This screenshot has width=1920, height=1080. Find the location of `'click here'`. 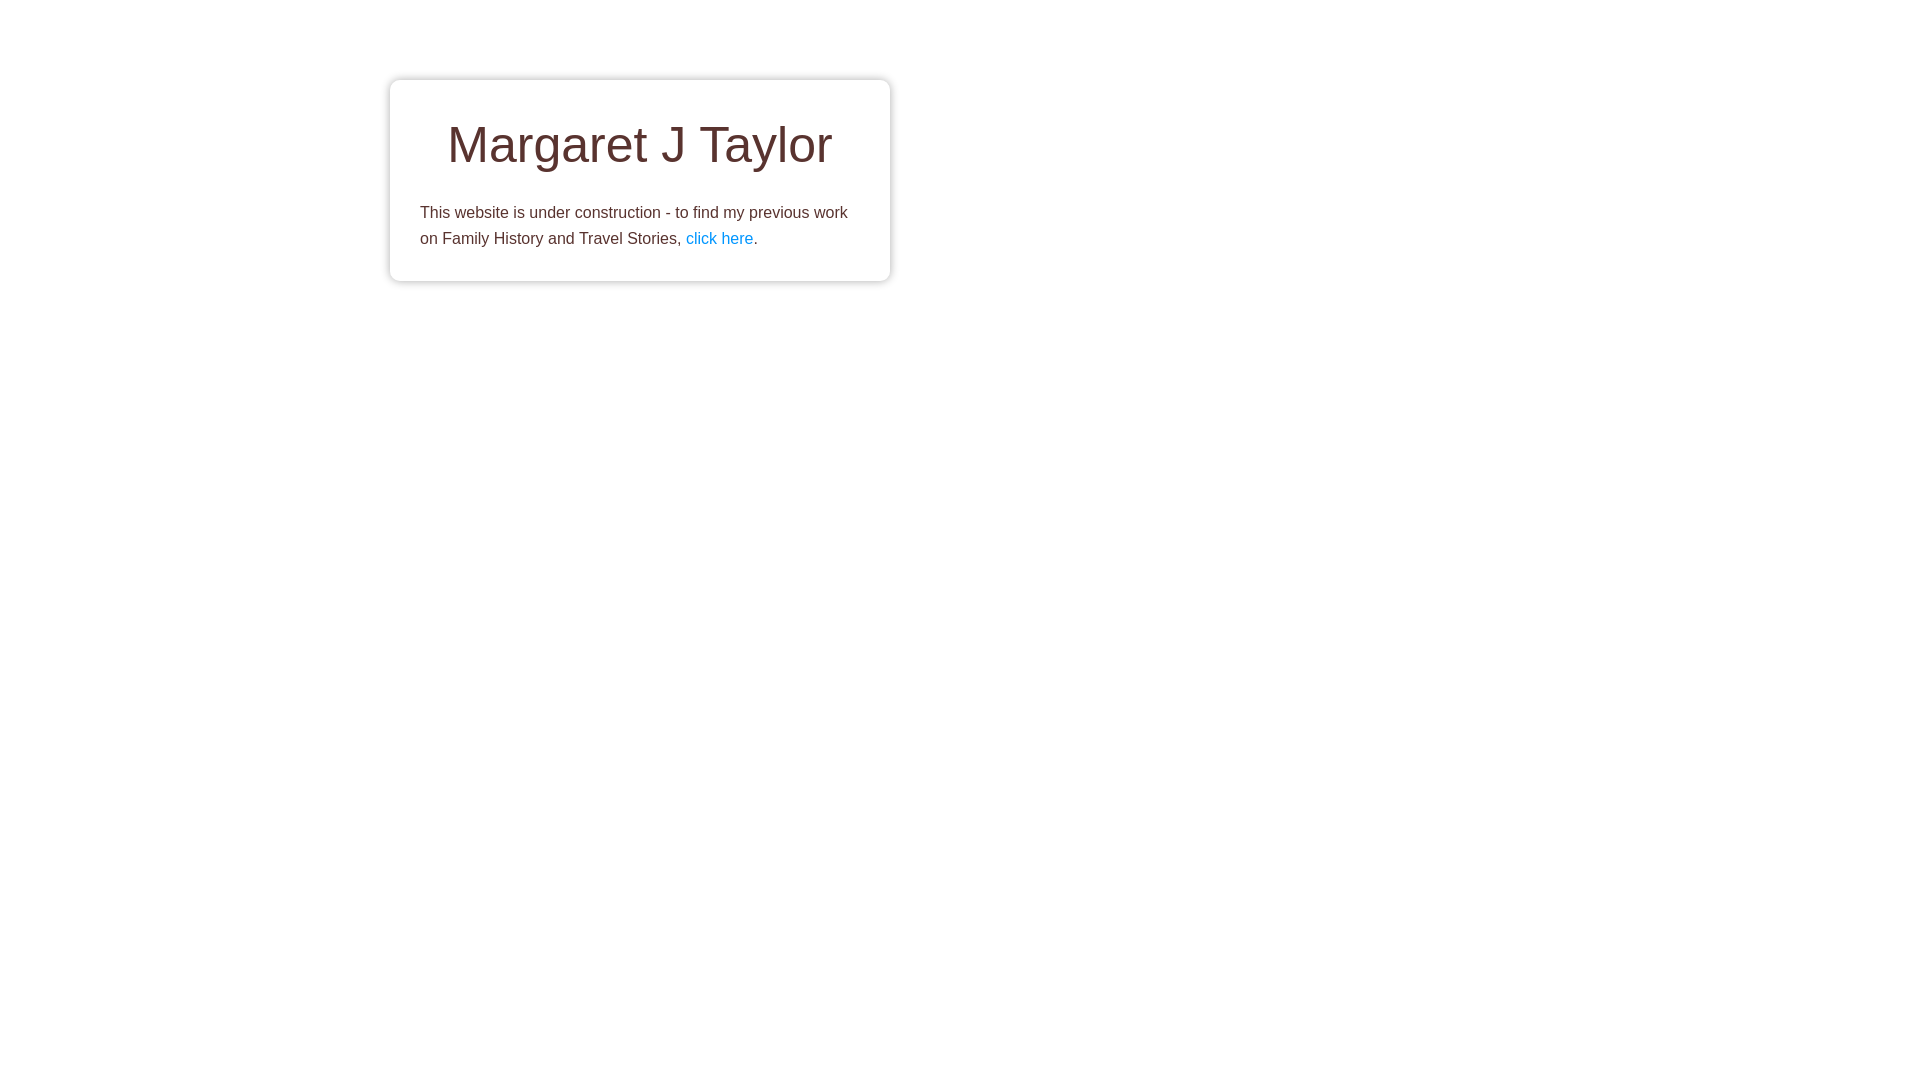

'click here' is located at coordinates (720, 237).